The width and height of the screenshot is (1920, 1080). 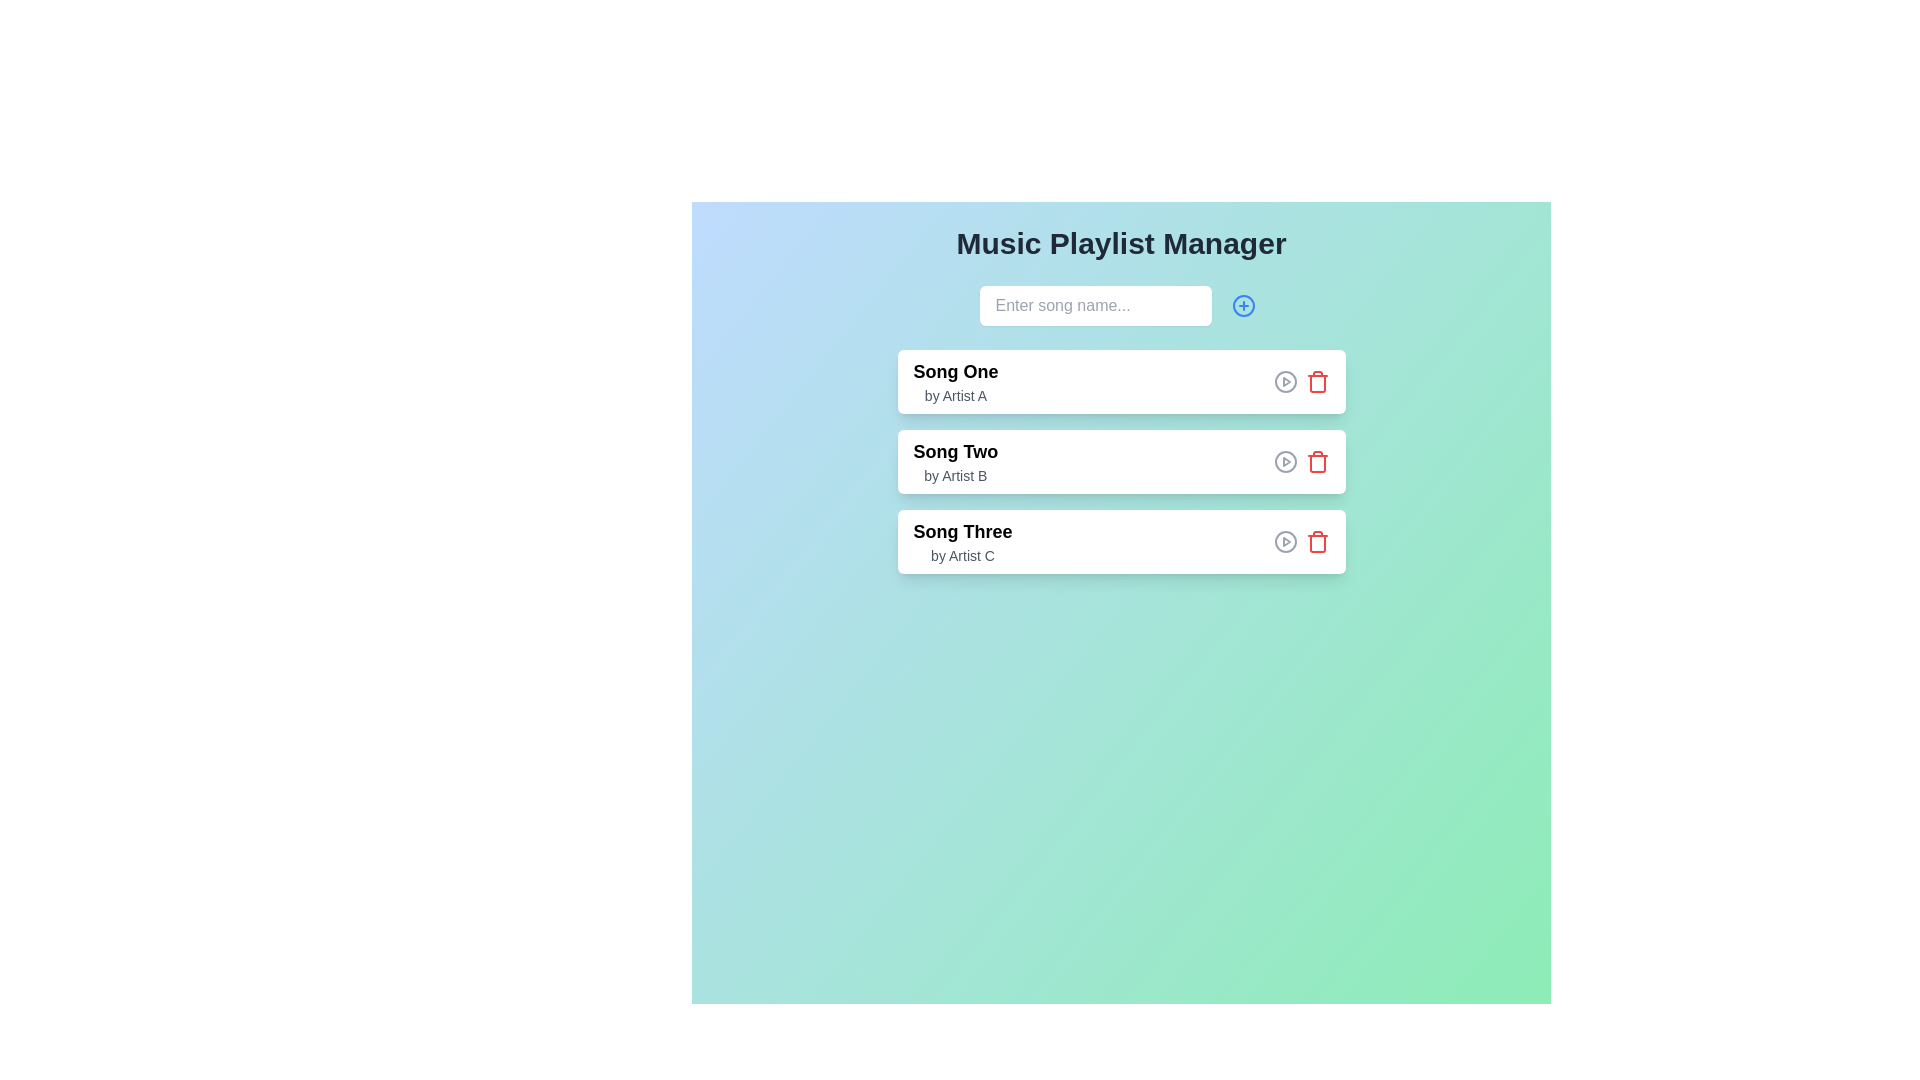 I want to click on the text element displaying the title 'Song Two' and subtitle 'by Artist B' in the music playlist manager interface, so click(x=954, y=462).